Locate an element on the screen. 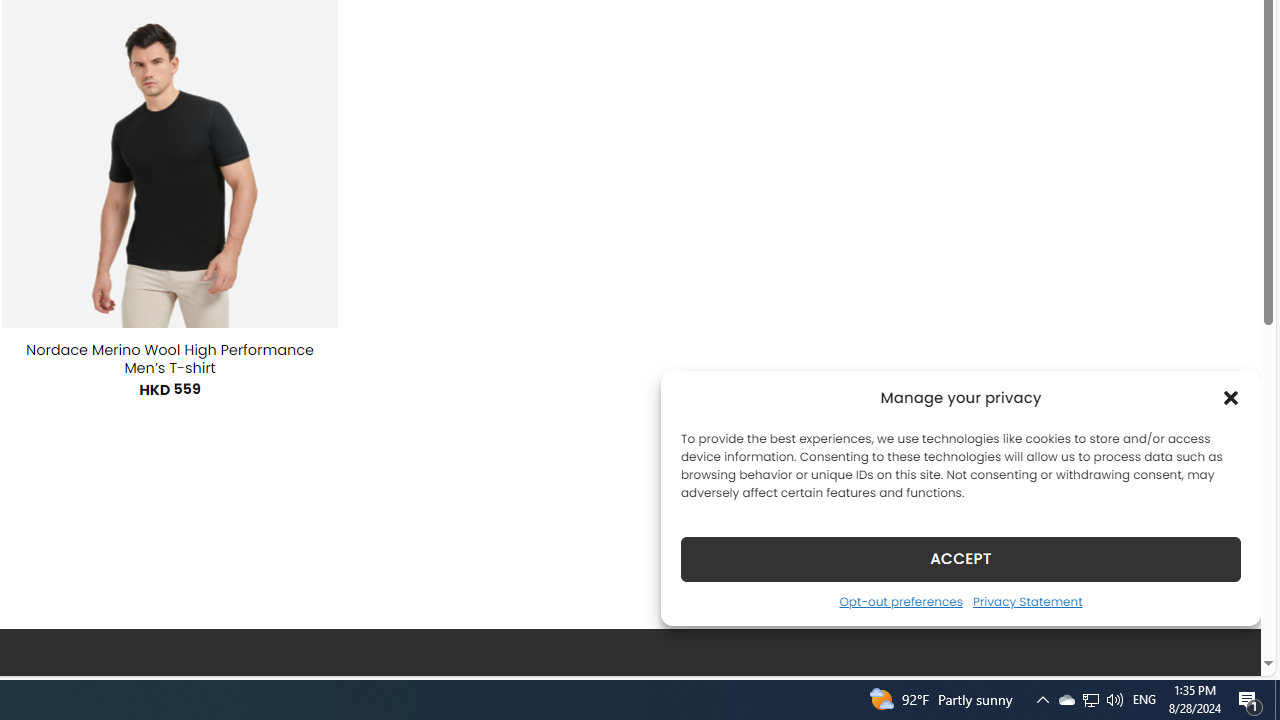 The width and height of the screenshot is (1280, 720). 'Class: cmplz-close' is located at coordinates (1230, 397).